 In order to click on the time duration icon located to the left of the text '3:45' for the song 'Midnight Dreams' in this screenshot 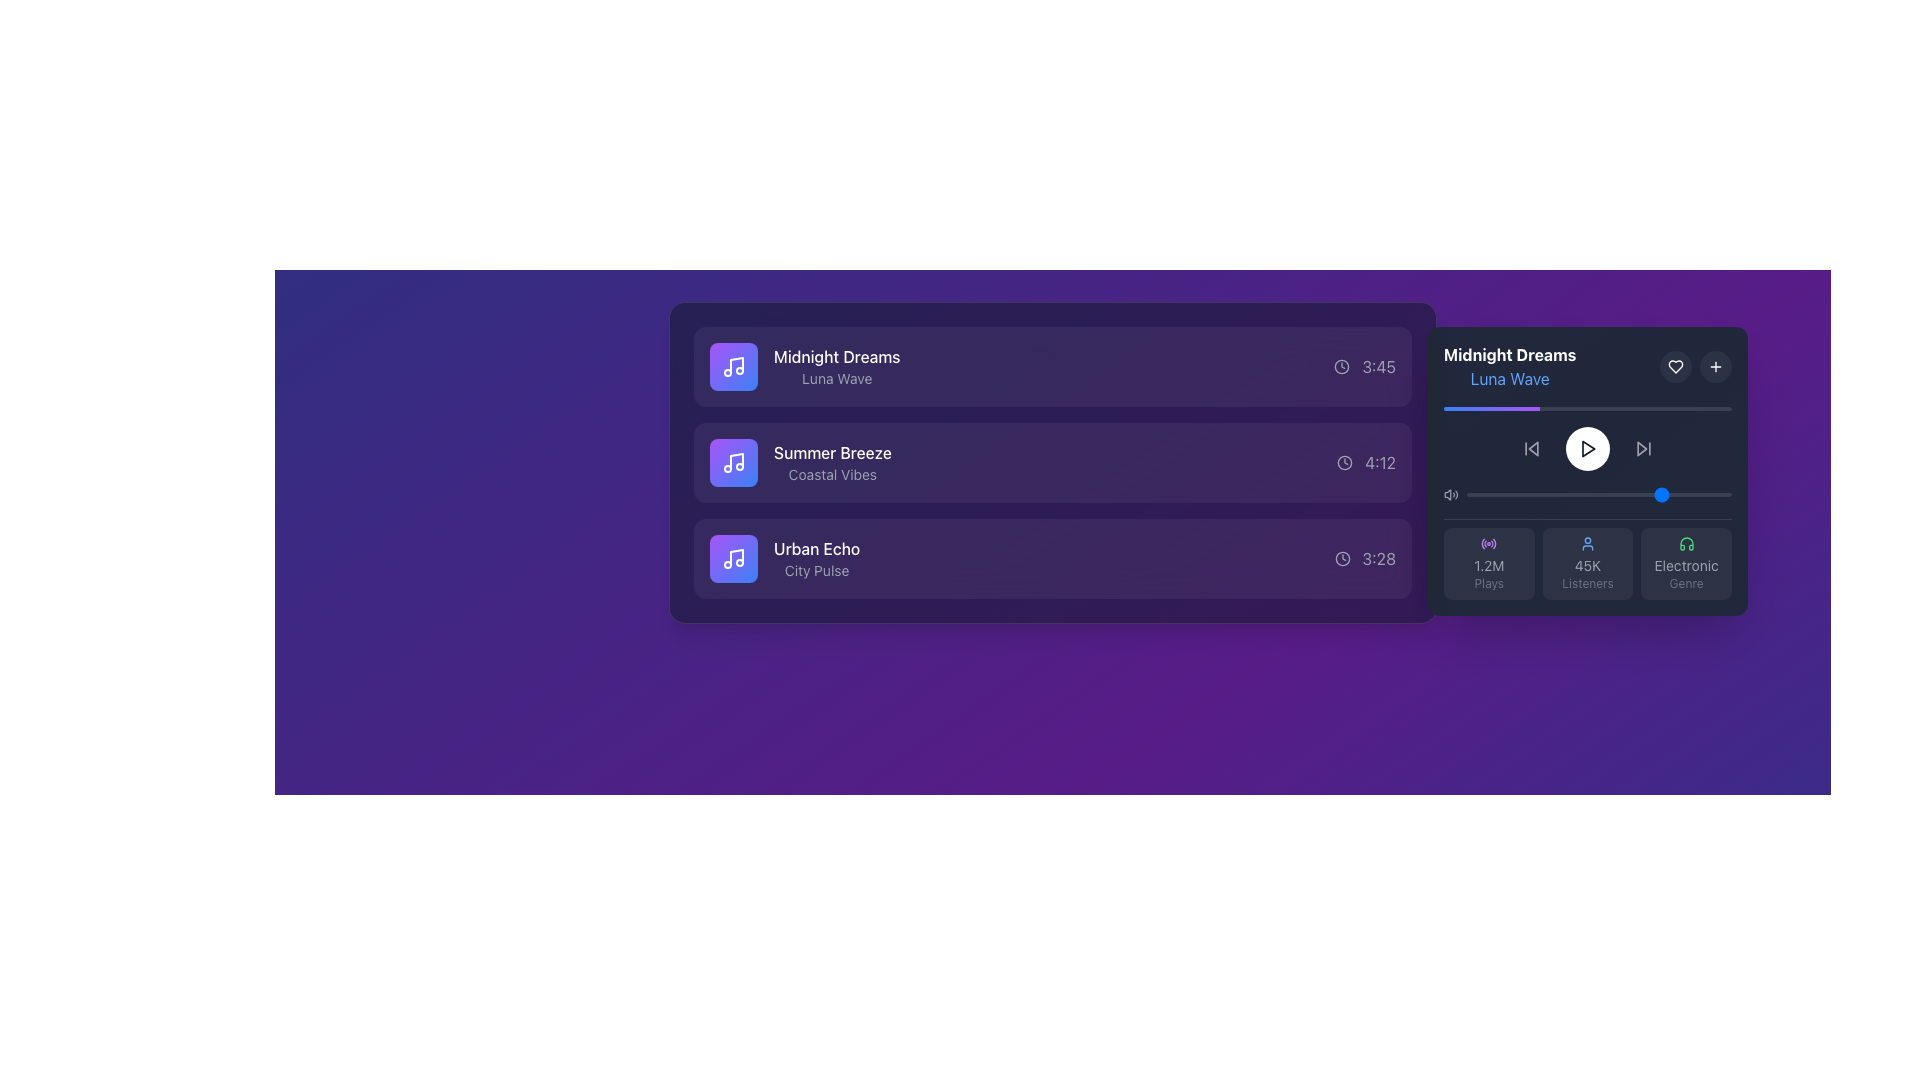, I will do `click(1342, 366)`.